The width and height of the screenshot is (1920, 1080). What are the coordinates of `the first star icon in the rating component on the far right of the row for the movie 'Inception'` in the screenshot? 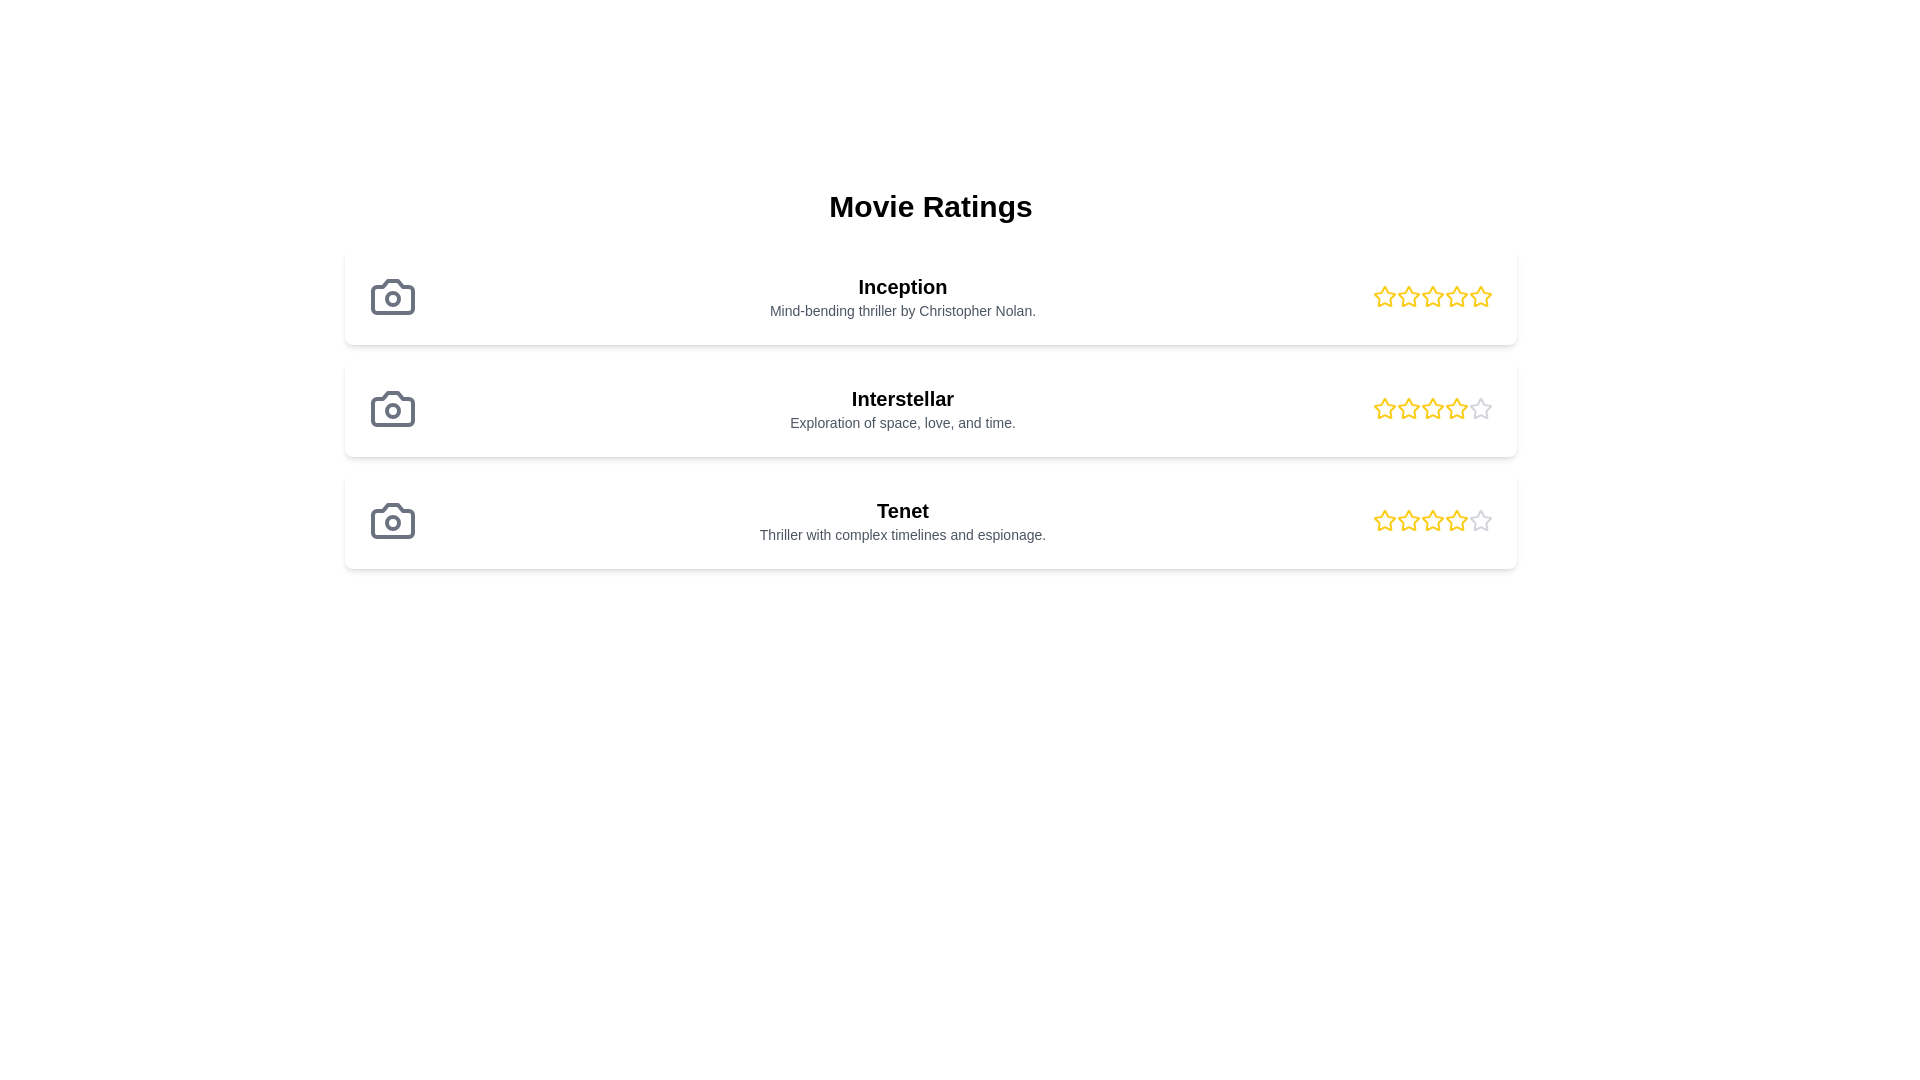 It's located at (1382, 296).